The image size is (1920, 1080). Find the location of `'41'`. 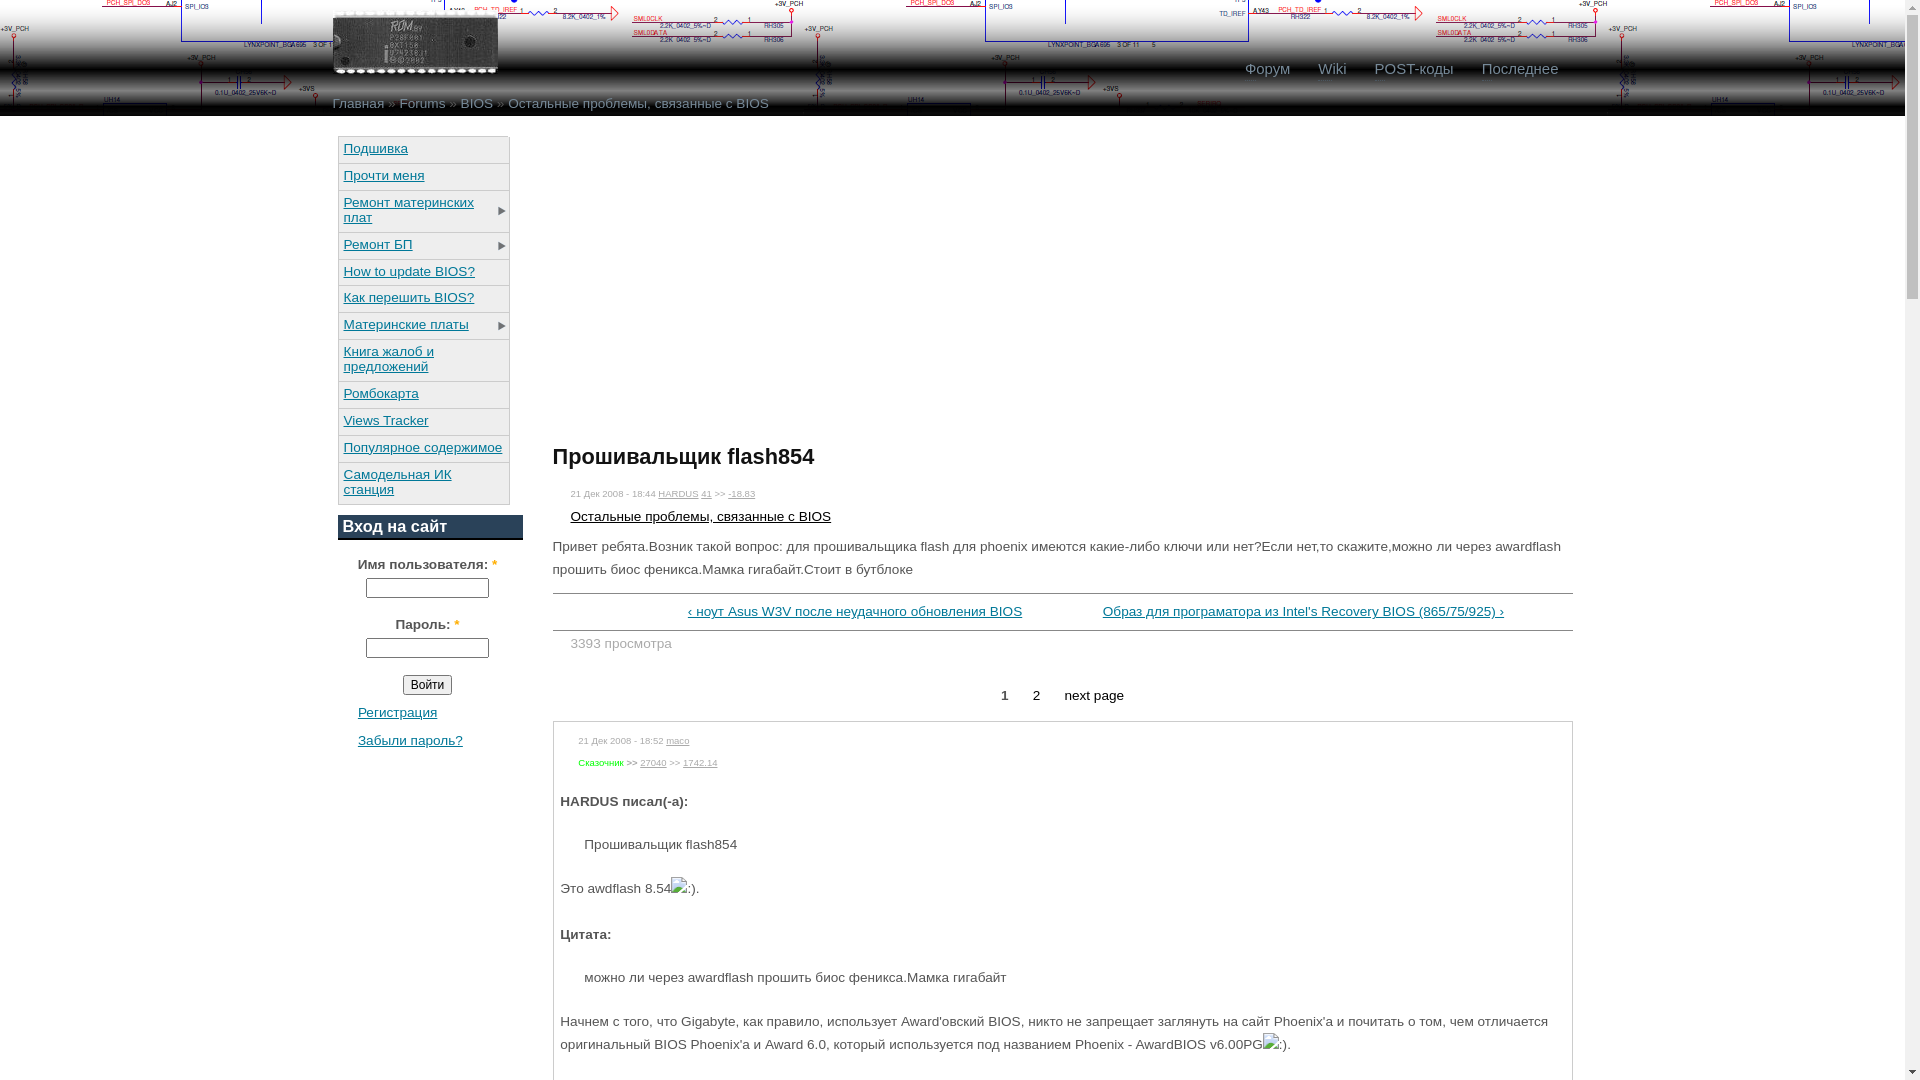

'41' is located at coordinates (706, 493).